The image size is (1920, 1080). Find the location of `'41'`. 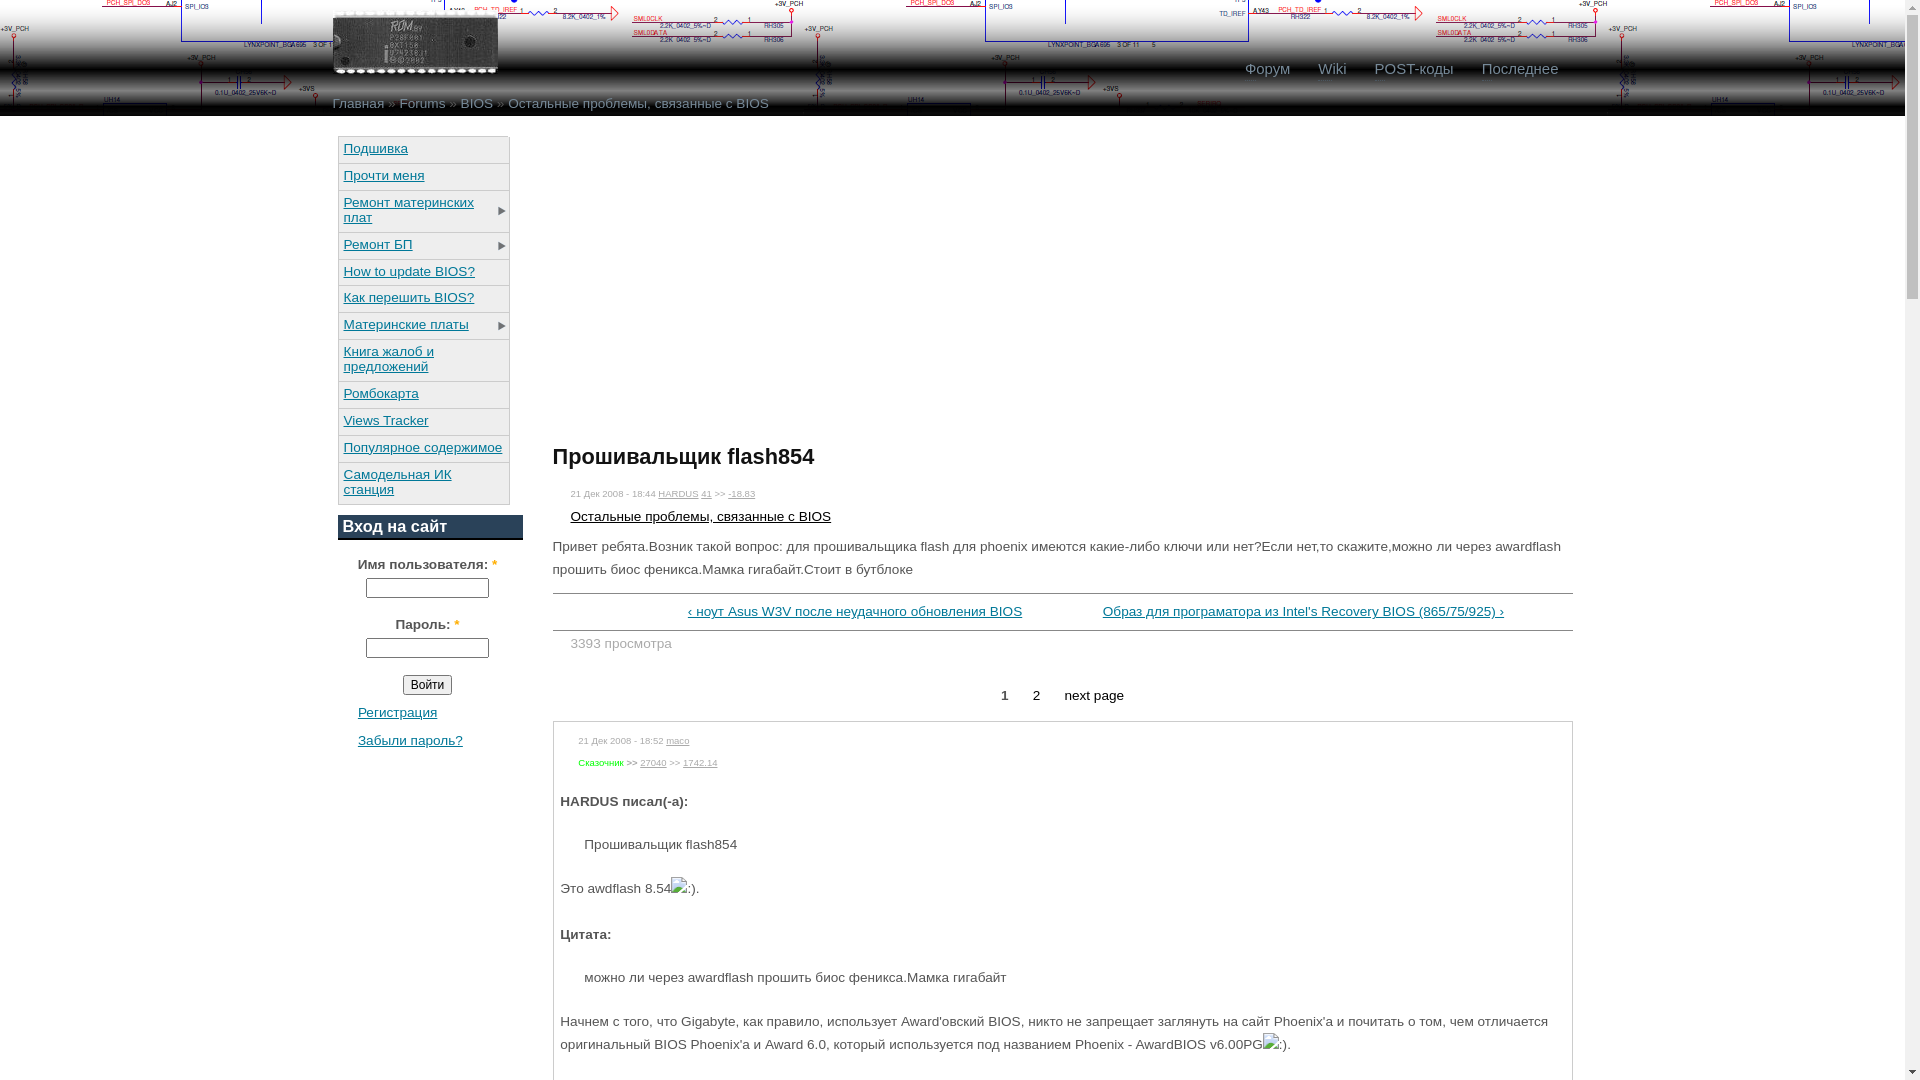

'41' is located at coordinates (706, 493).